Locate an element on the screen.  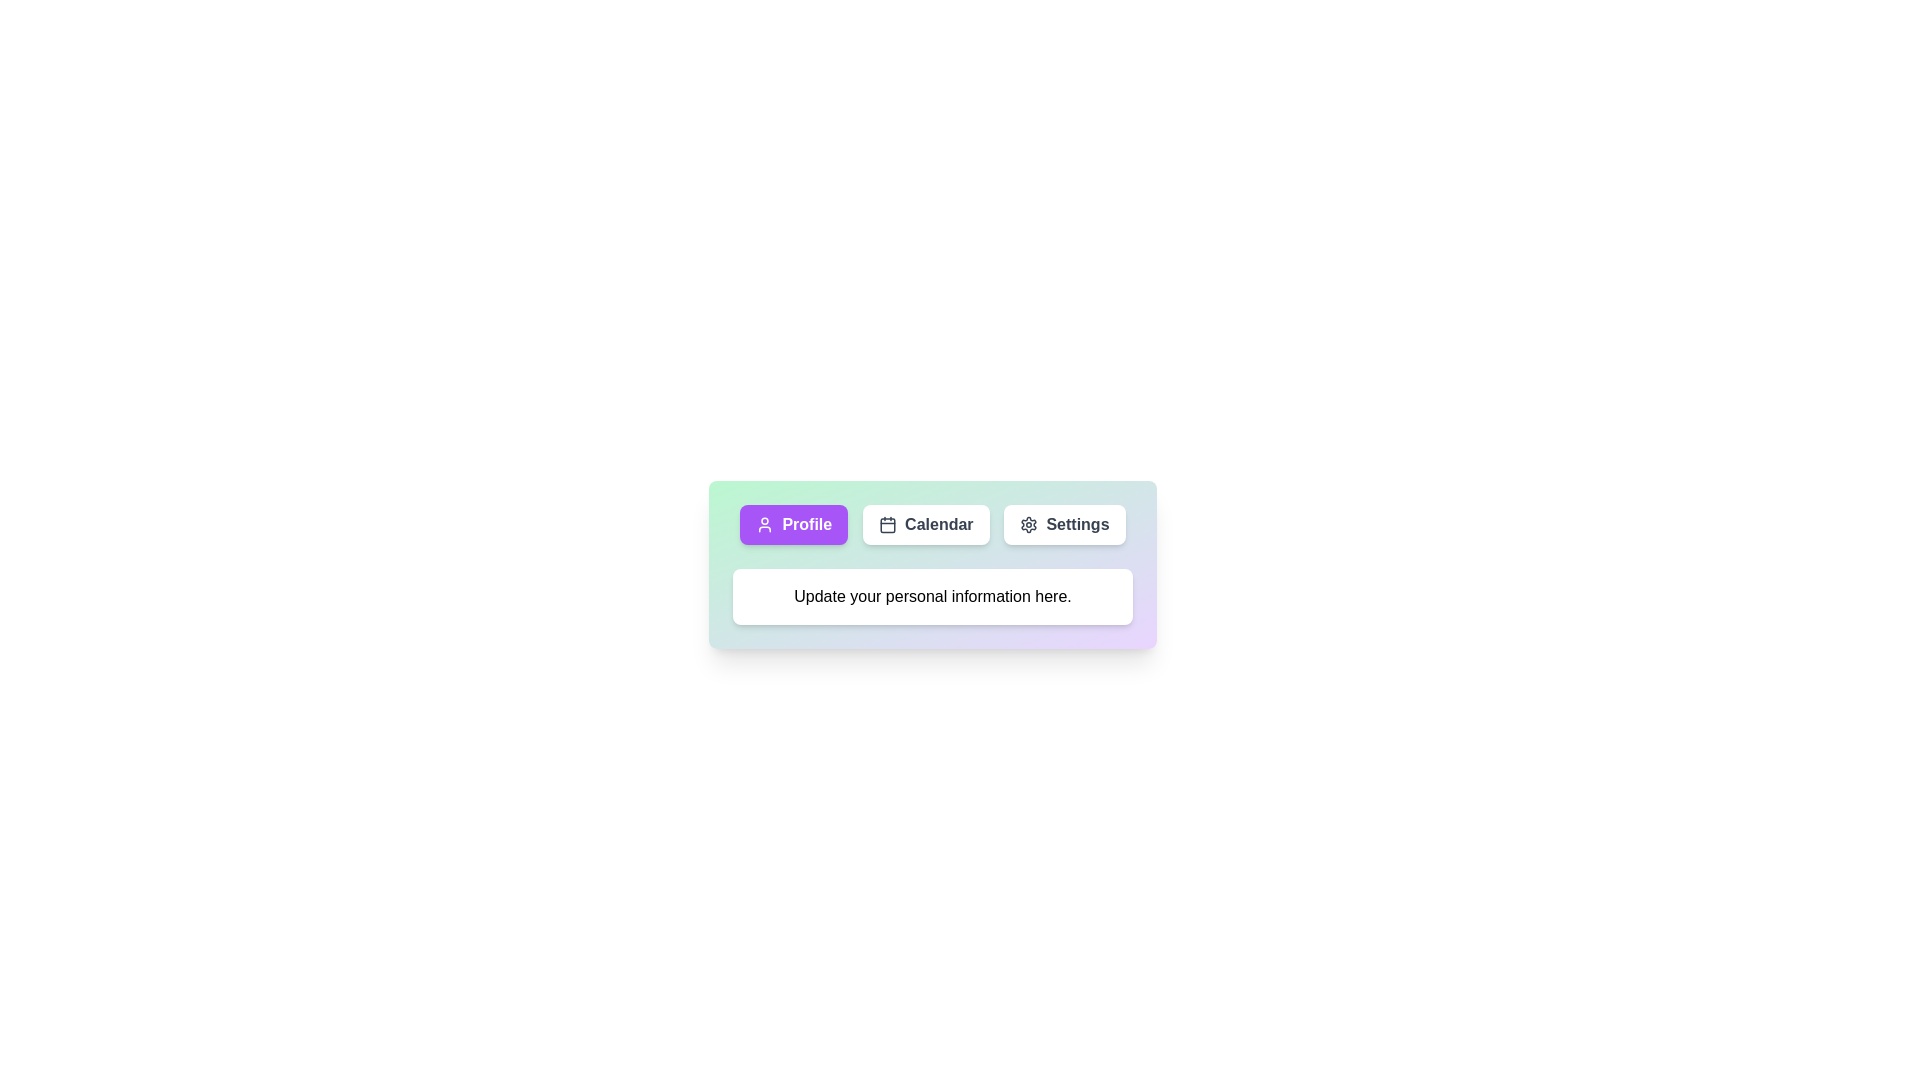
the 'Profile' text label, which is styled in white bold text on a purple background, to check for interactive effects is located at coordinates (807, 523).